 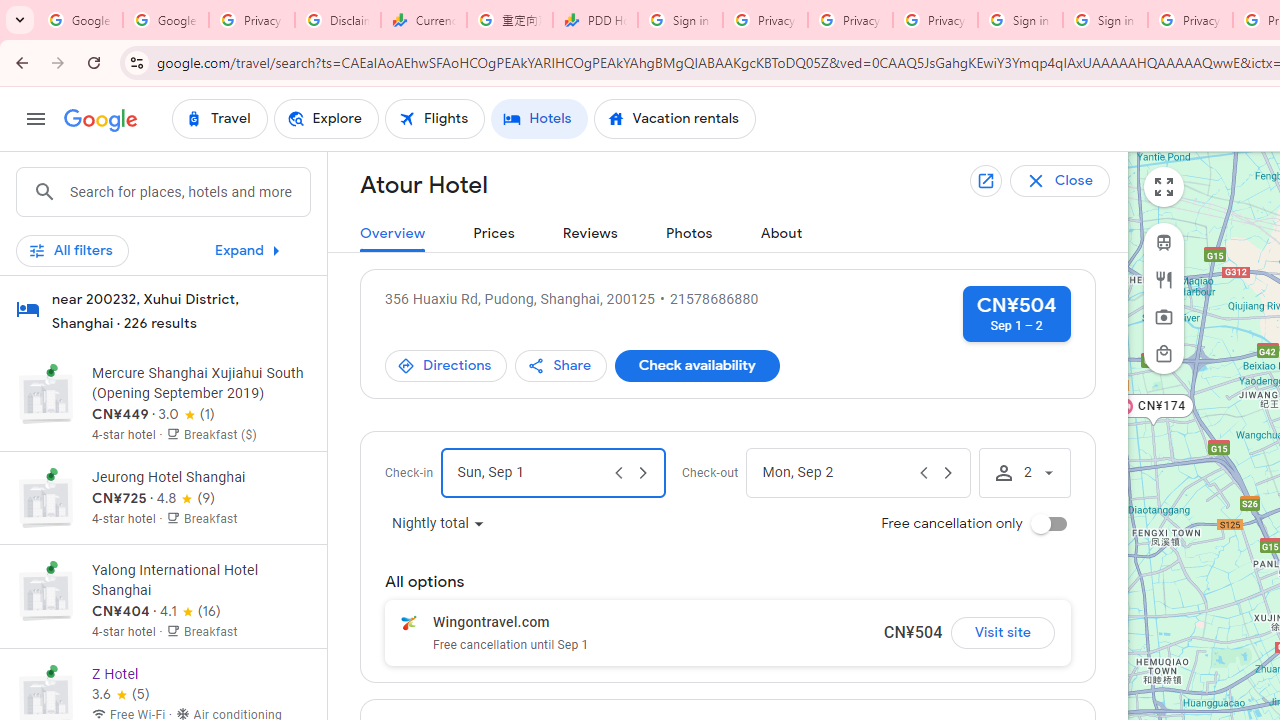 I want to click on 'Main menu', so click(x=35, y=119).